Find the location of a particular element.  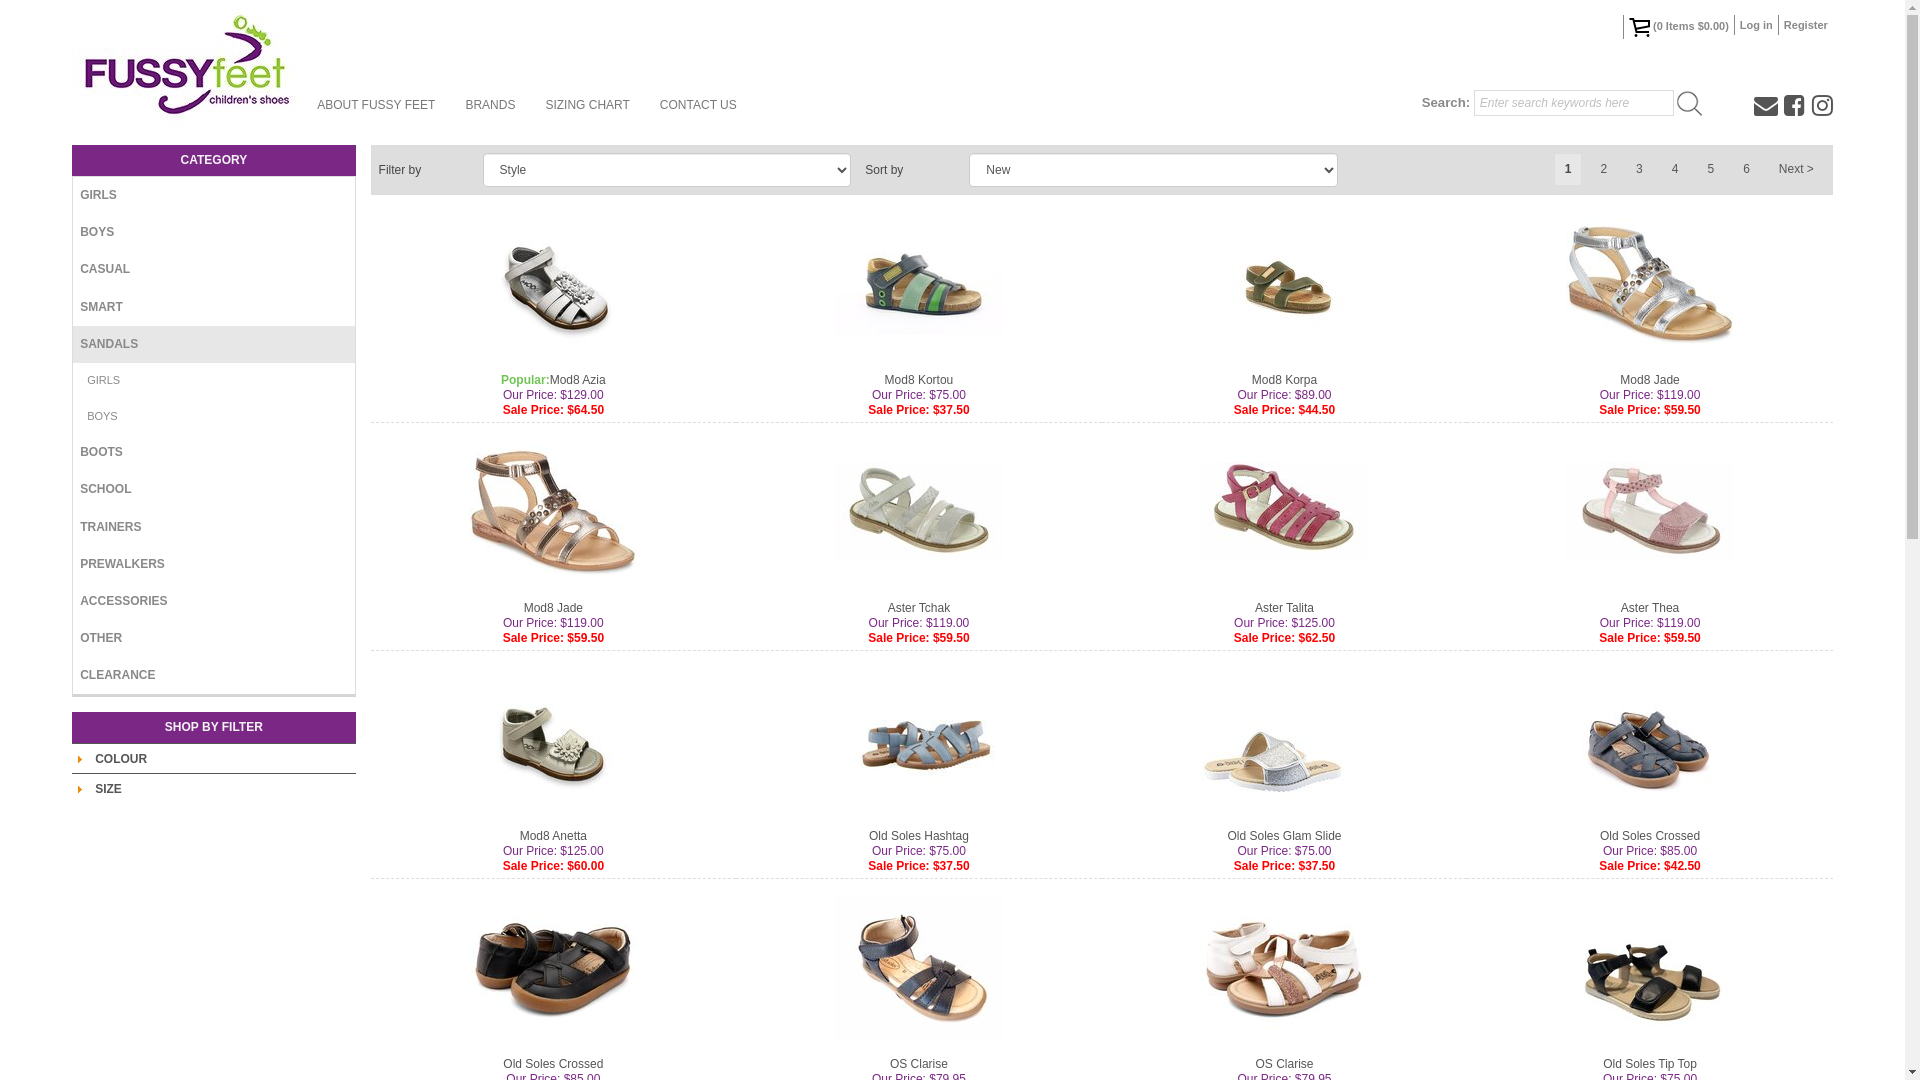

'BRANDS' is located at coordinates (489, 104).